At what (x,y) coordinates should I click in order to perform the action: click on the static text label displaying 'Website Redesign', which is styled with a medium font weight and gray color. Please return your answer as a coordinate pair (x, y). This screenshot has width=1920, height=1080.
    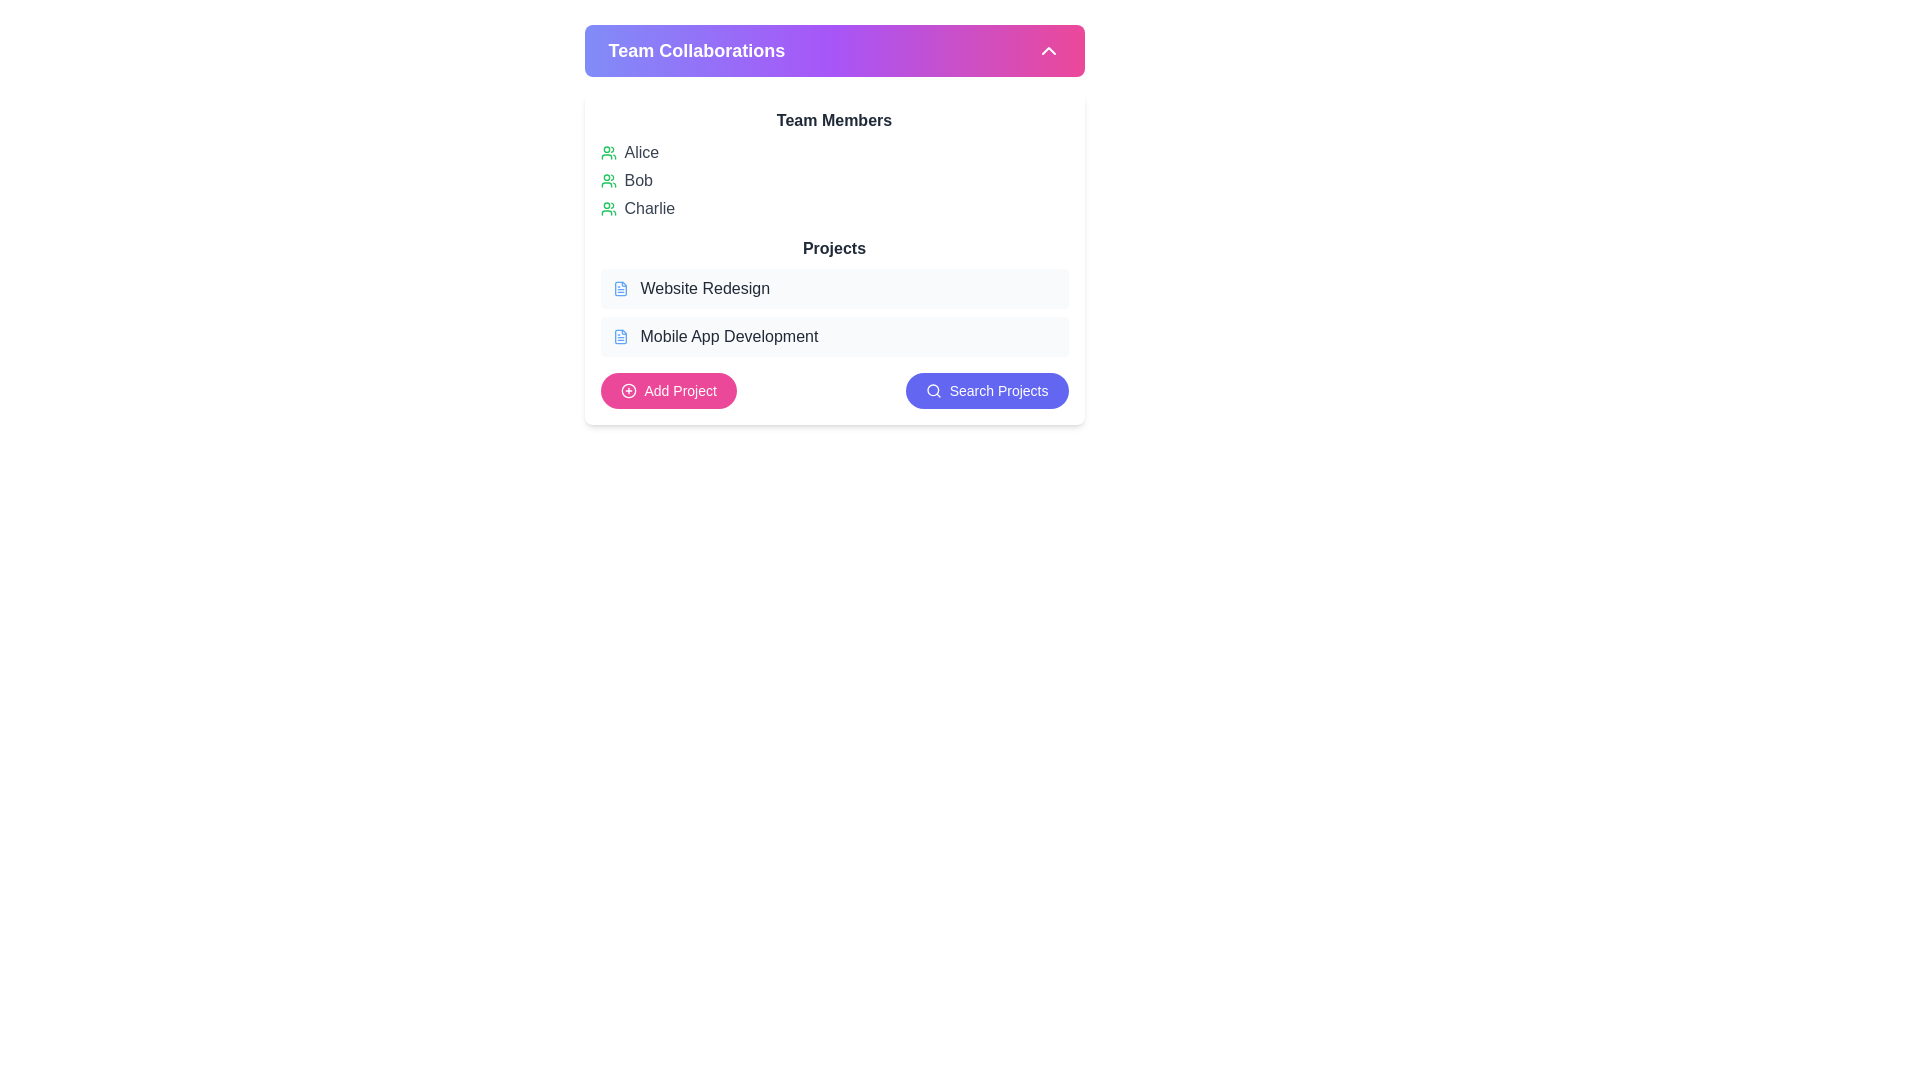
    Looking at the image, I should click on (705, 289).